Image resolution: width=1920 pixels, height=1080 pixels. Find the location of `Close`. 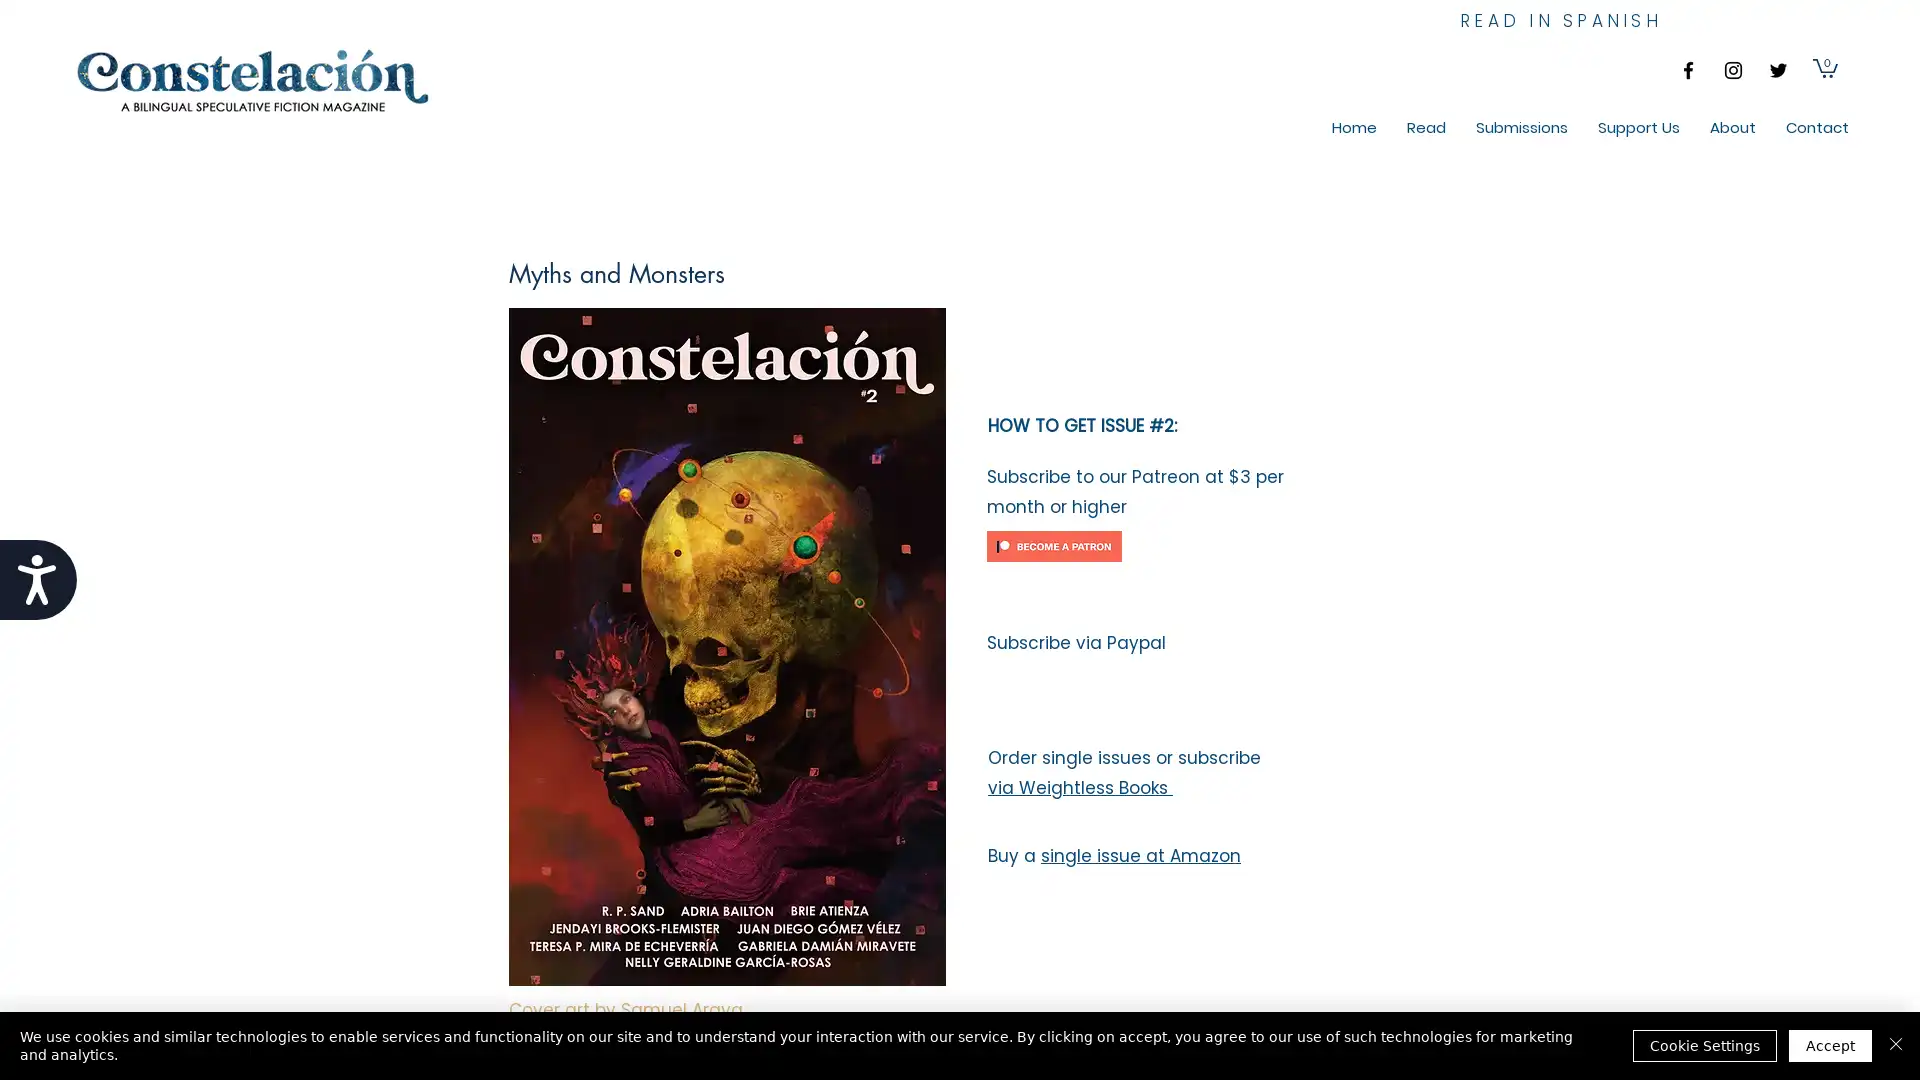

Close is located at coordinates (1895, 1044).